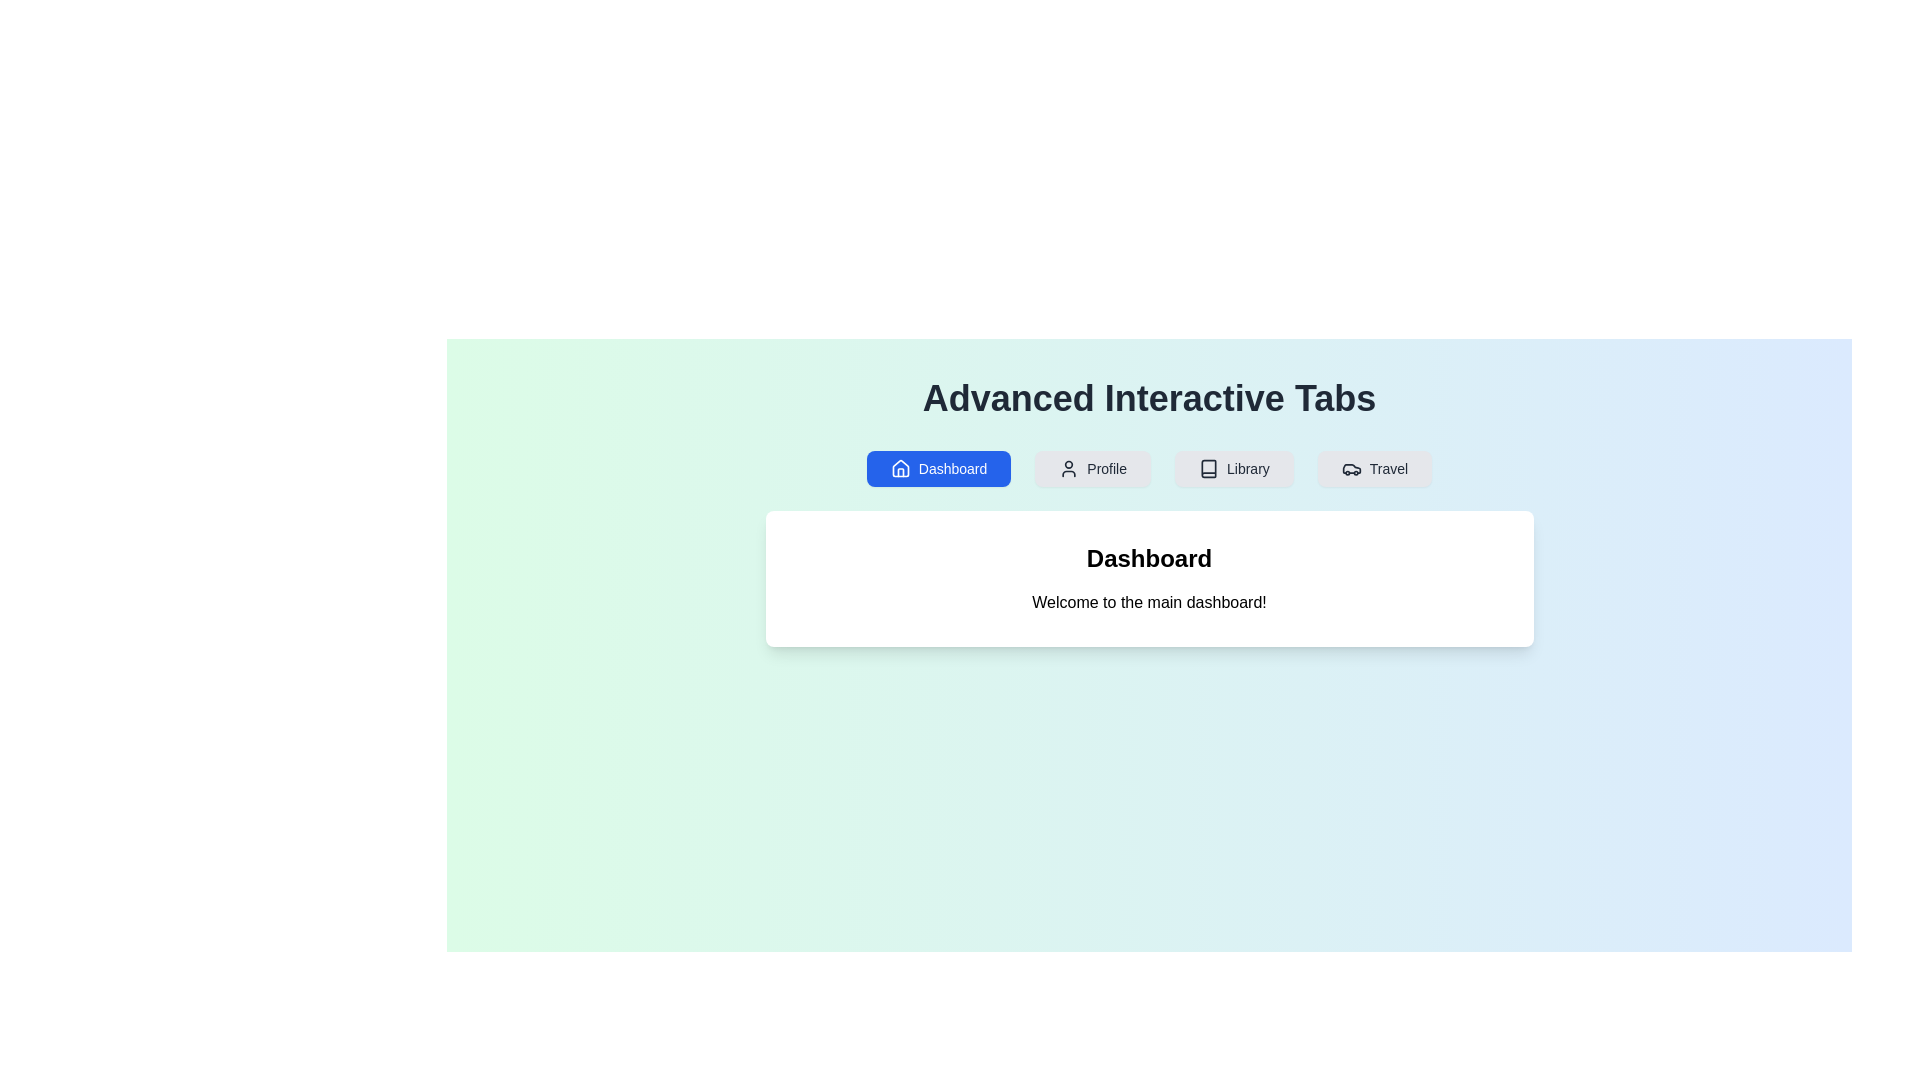  Describe the element at coordinates (1208, 469) in the screenshot. I see `properties of the 'Library' icon that is visually represented as a book and located in the third tab of the navigation bar below the title 'Advanced Interactive Tabs'` at that location.